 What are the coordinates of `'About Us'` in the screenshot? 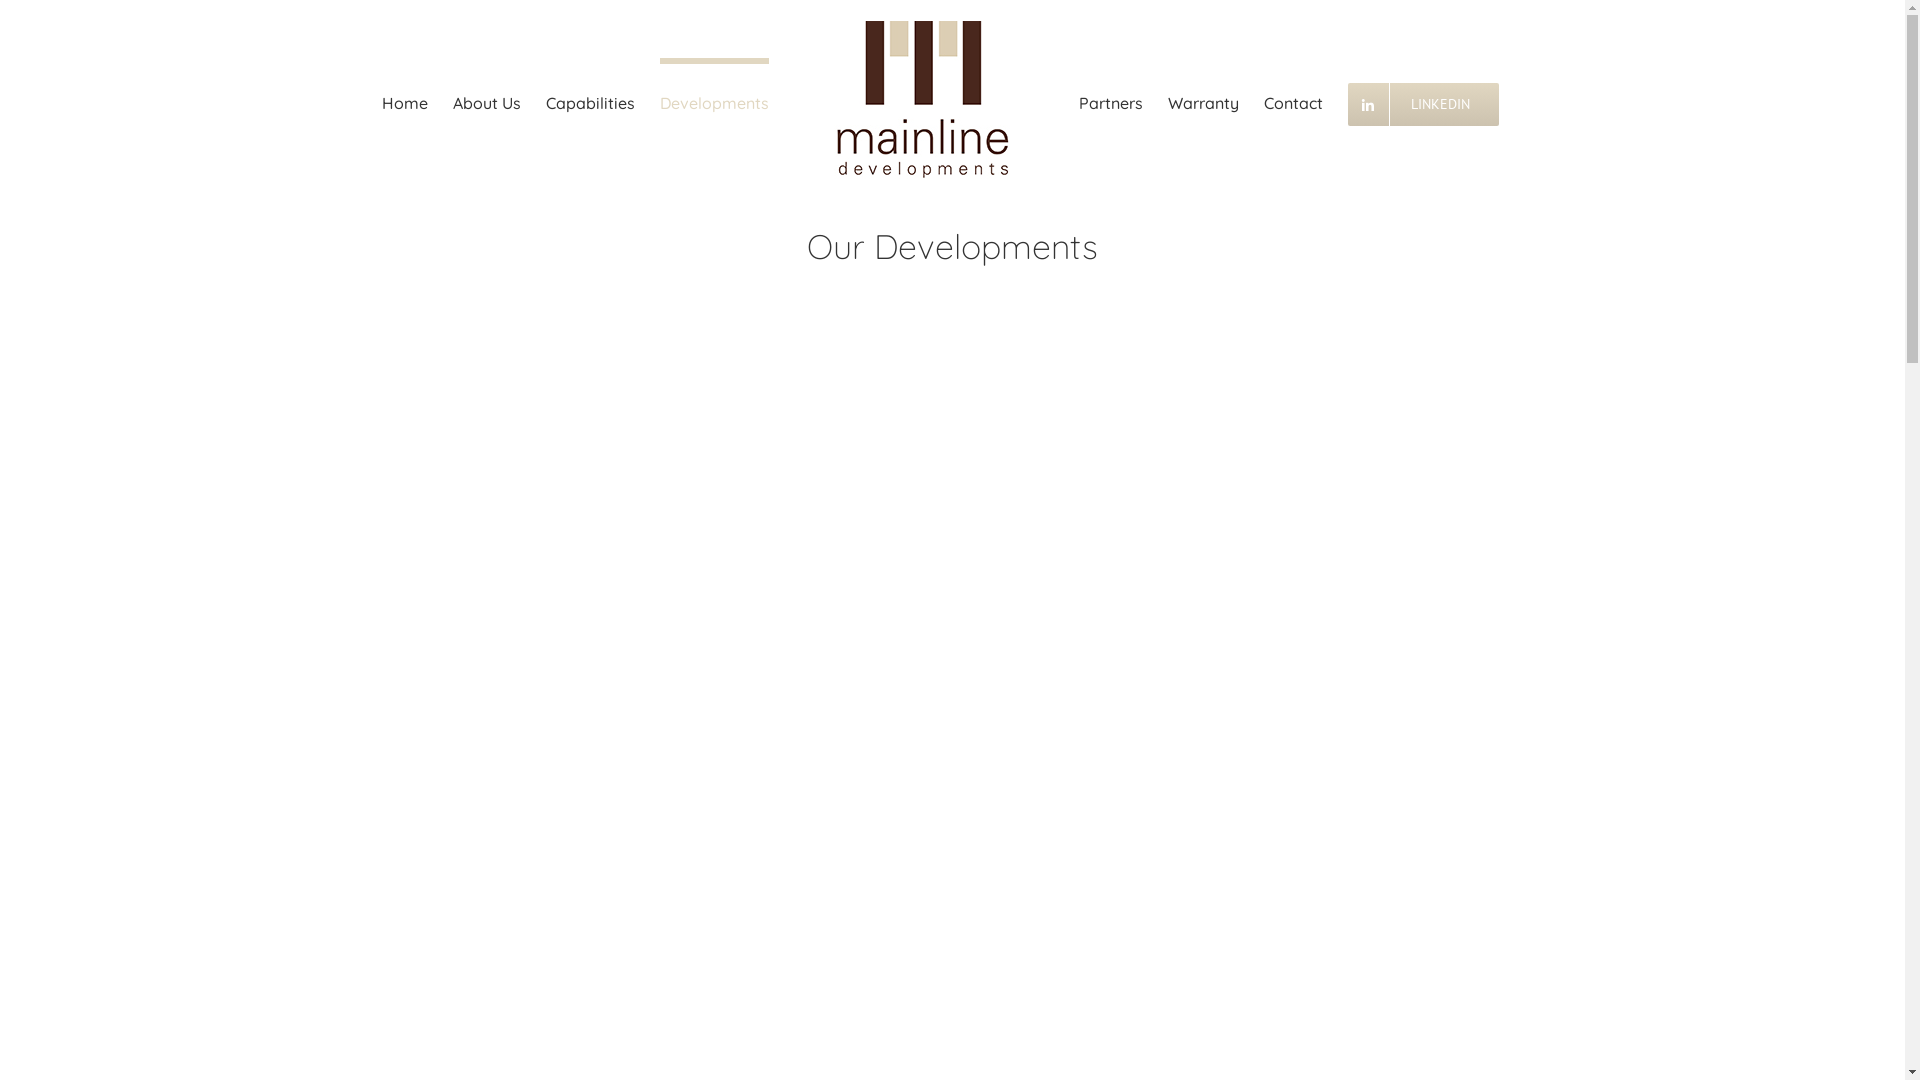 It's located at (485, 100).